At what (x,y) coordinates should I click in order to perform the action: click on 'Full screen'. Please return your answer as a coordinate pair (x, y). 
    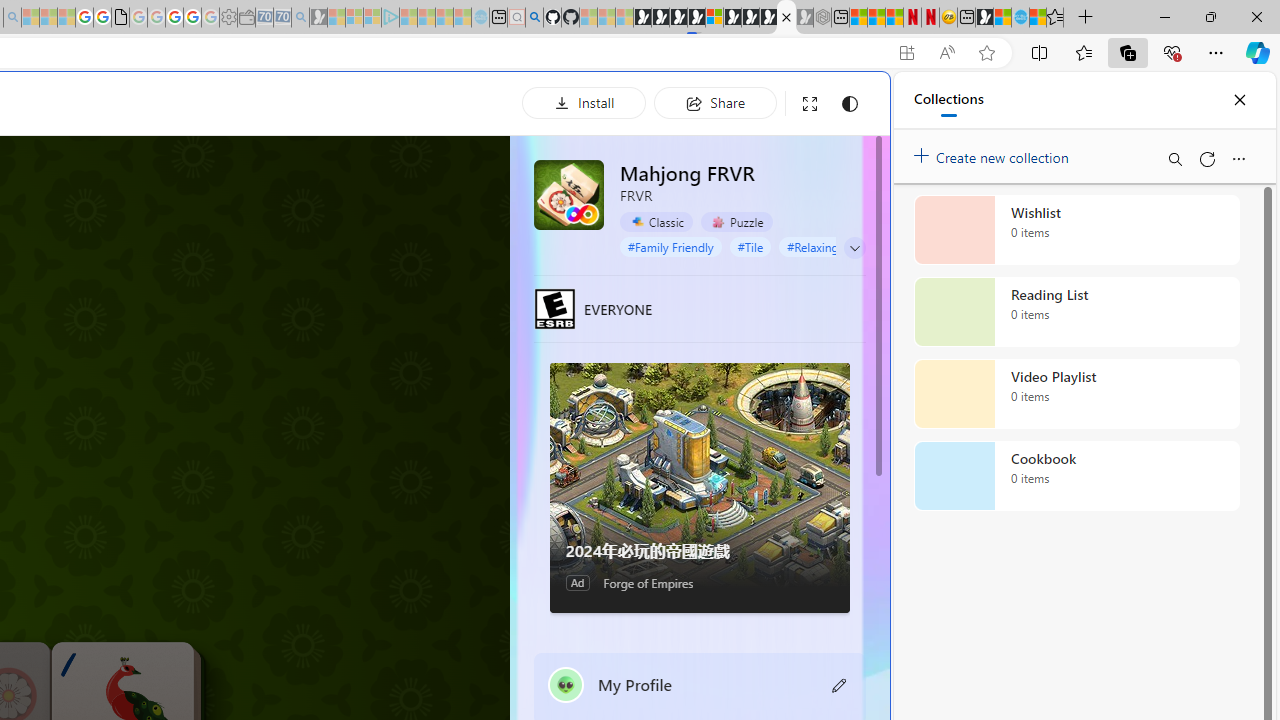
    Looking at the image, I should click on (810, 103).